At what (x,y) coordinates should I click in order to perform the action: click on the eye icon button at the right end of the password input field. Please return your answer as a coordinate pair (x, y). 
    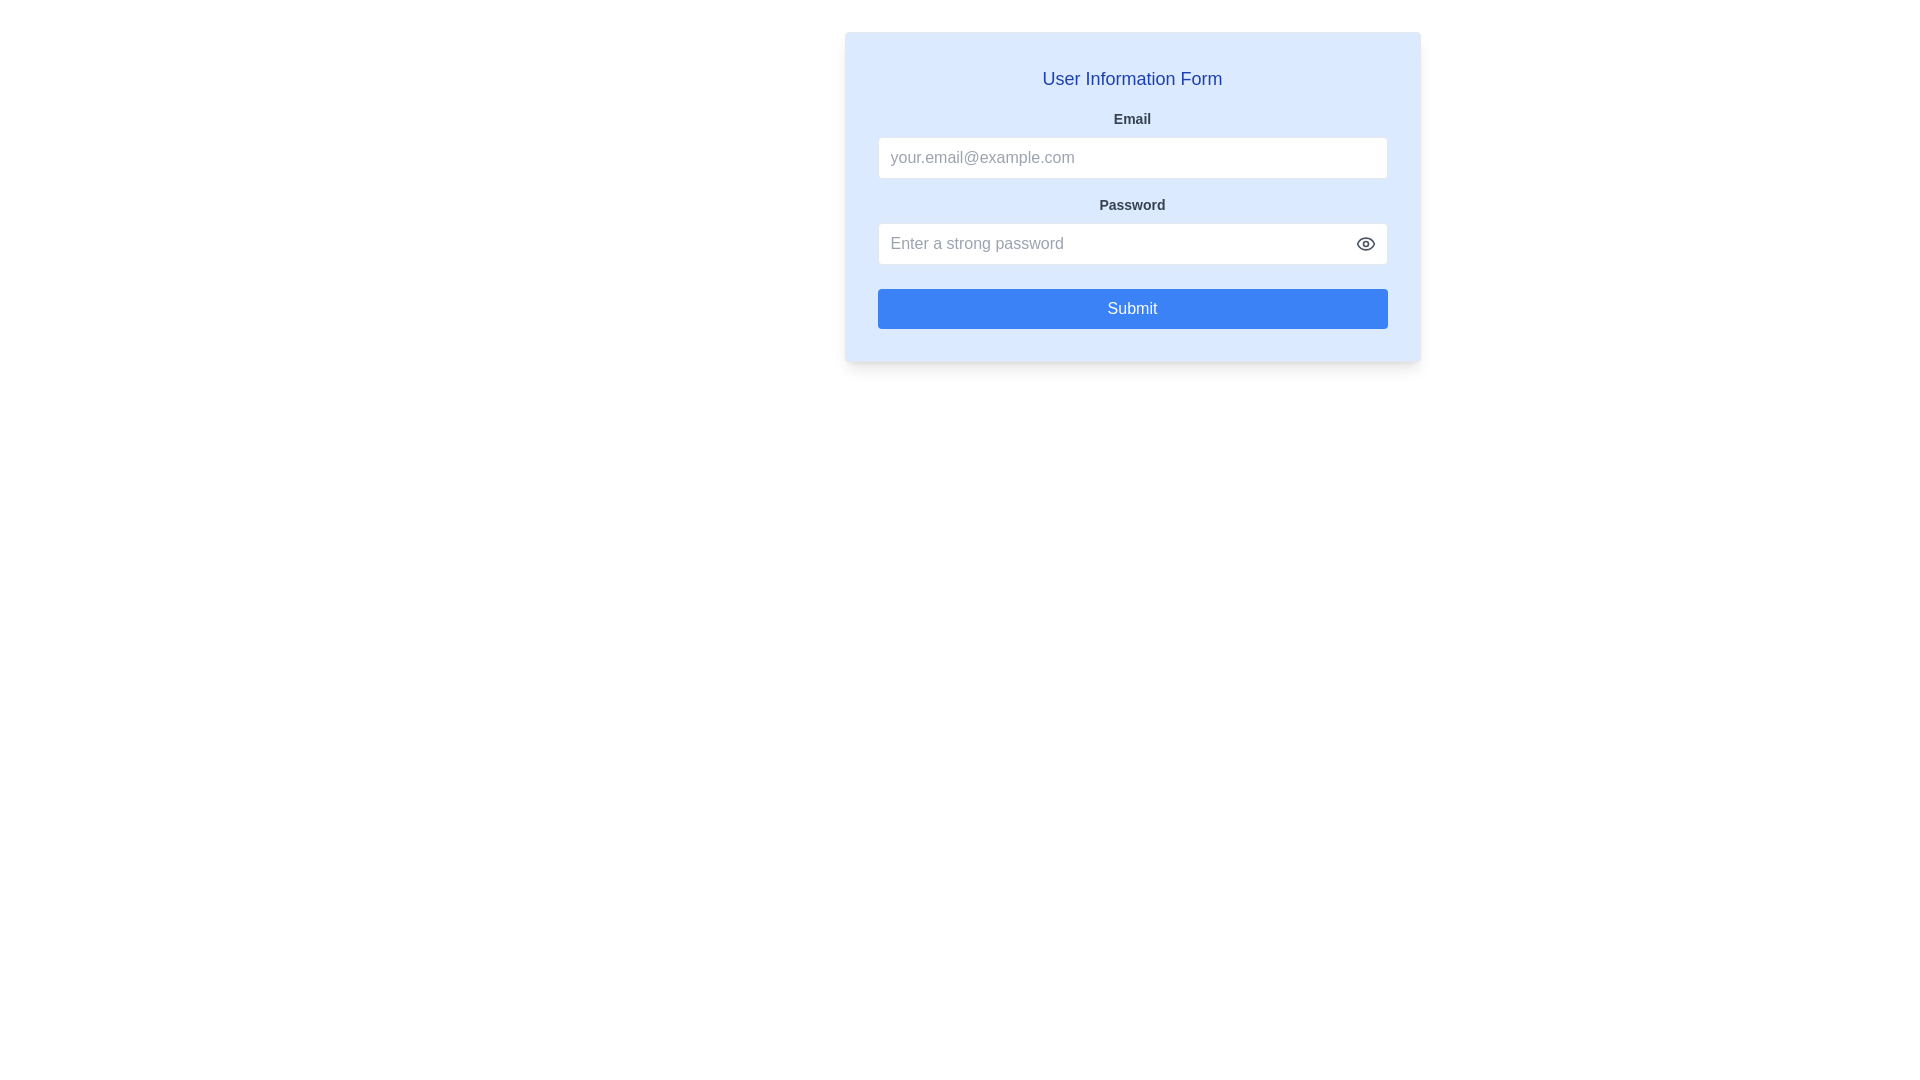
    Looking at the image, I should click on (1364, 242).